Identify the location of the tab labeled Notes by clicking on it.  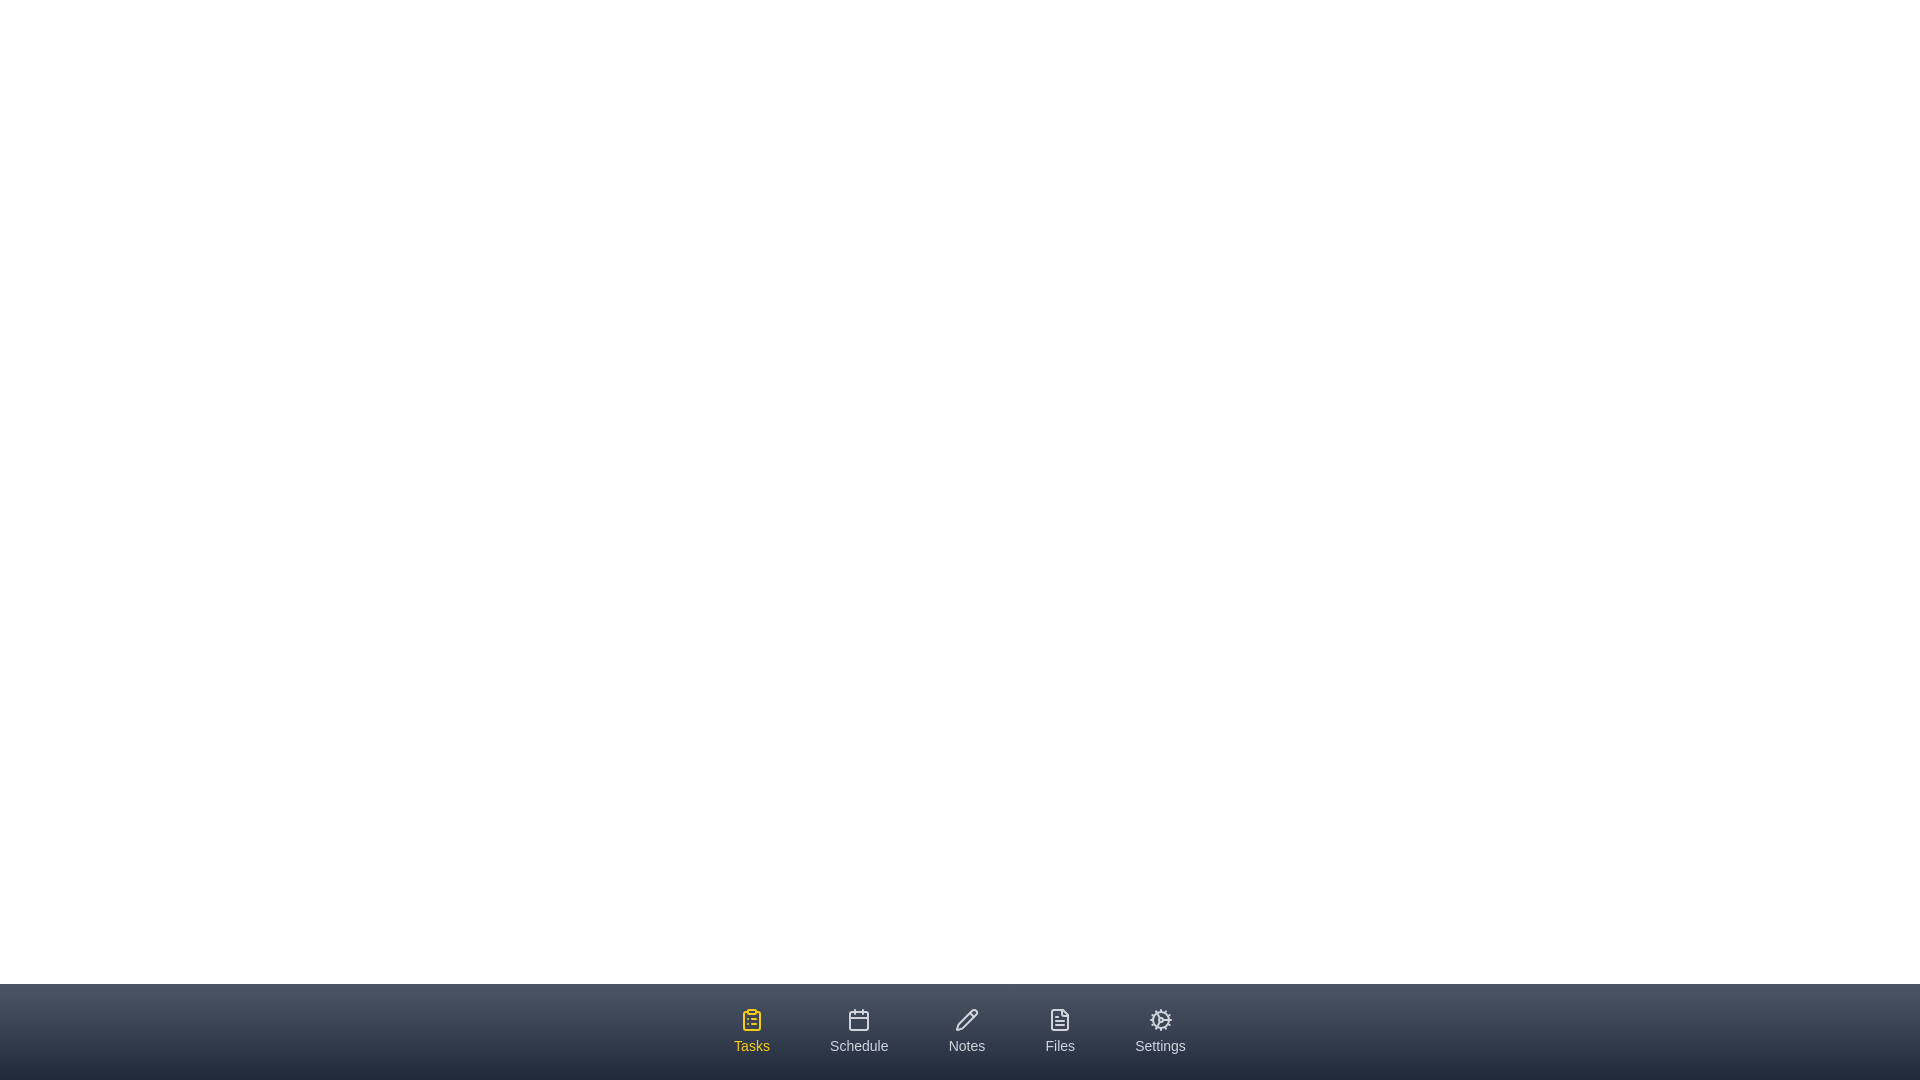
(966, 1032).